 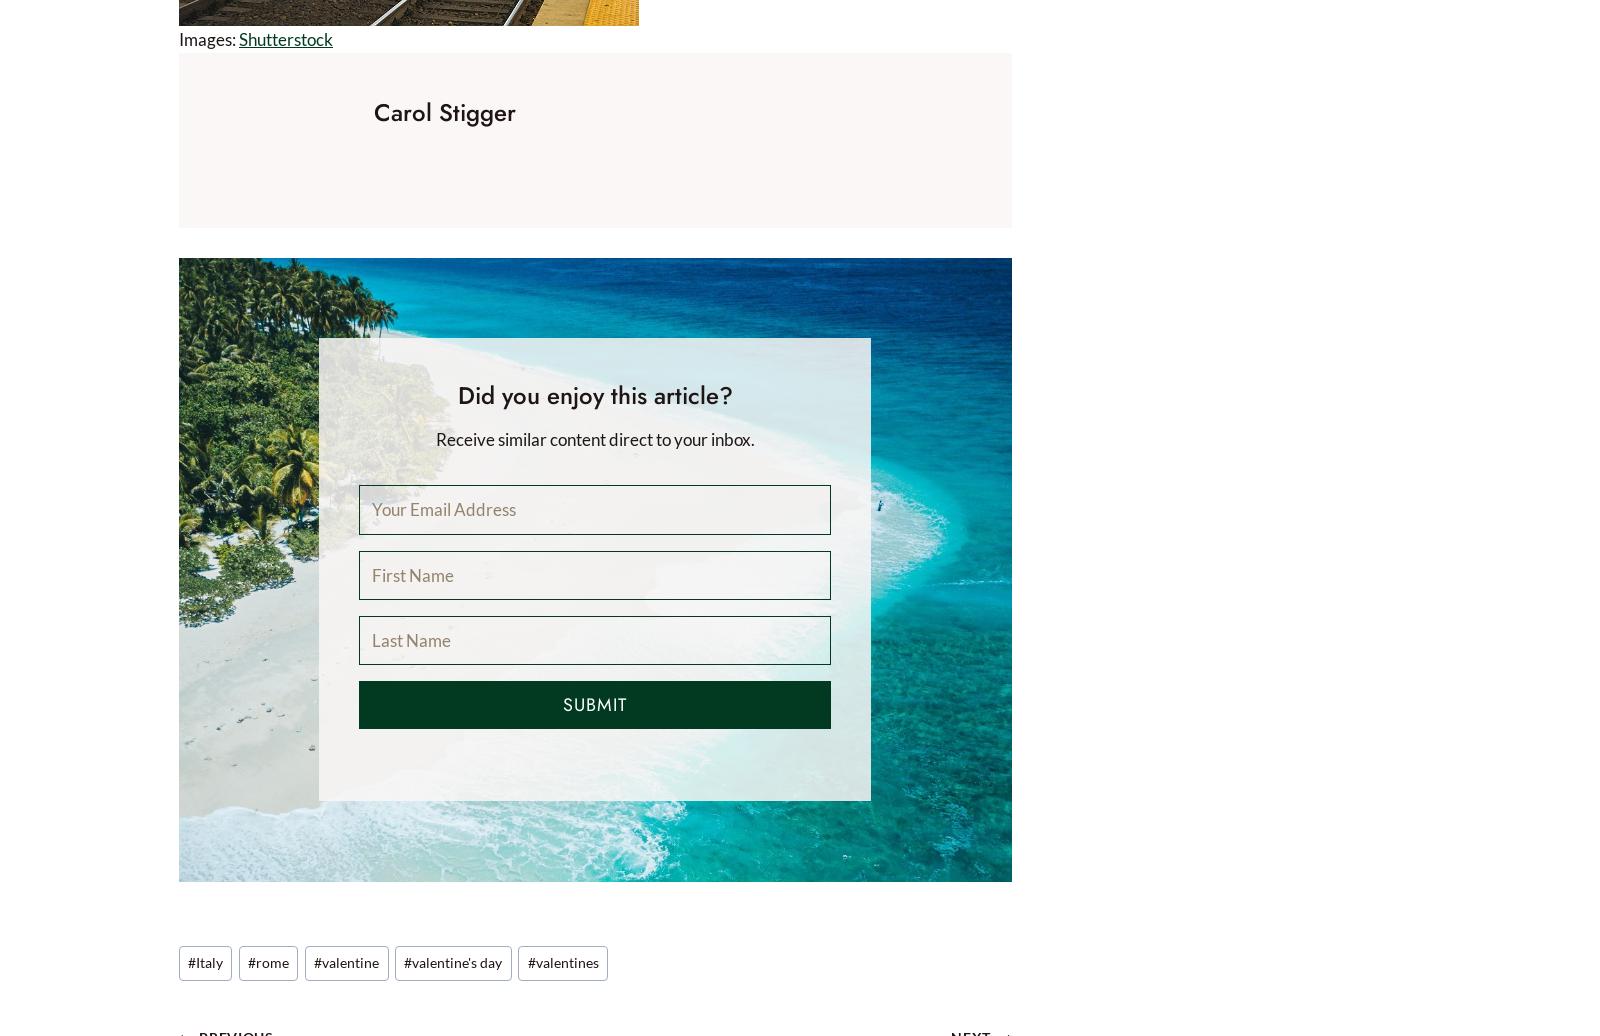 I want to click on 'Shutterstock', so click(x=239, y=38).